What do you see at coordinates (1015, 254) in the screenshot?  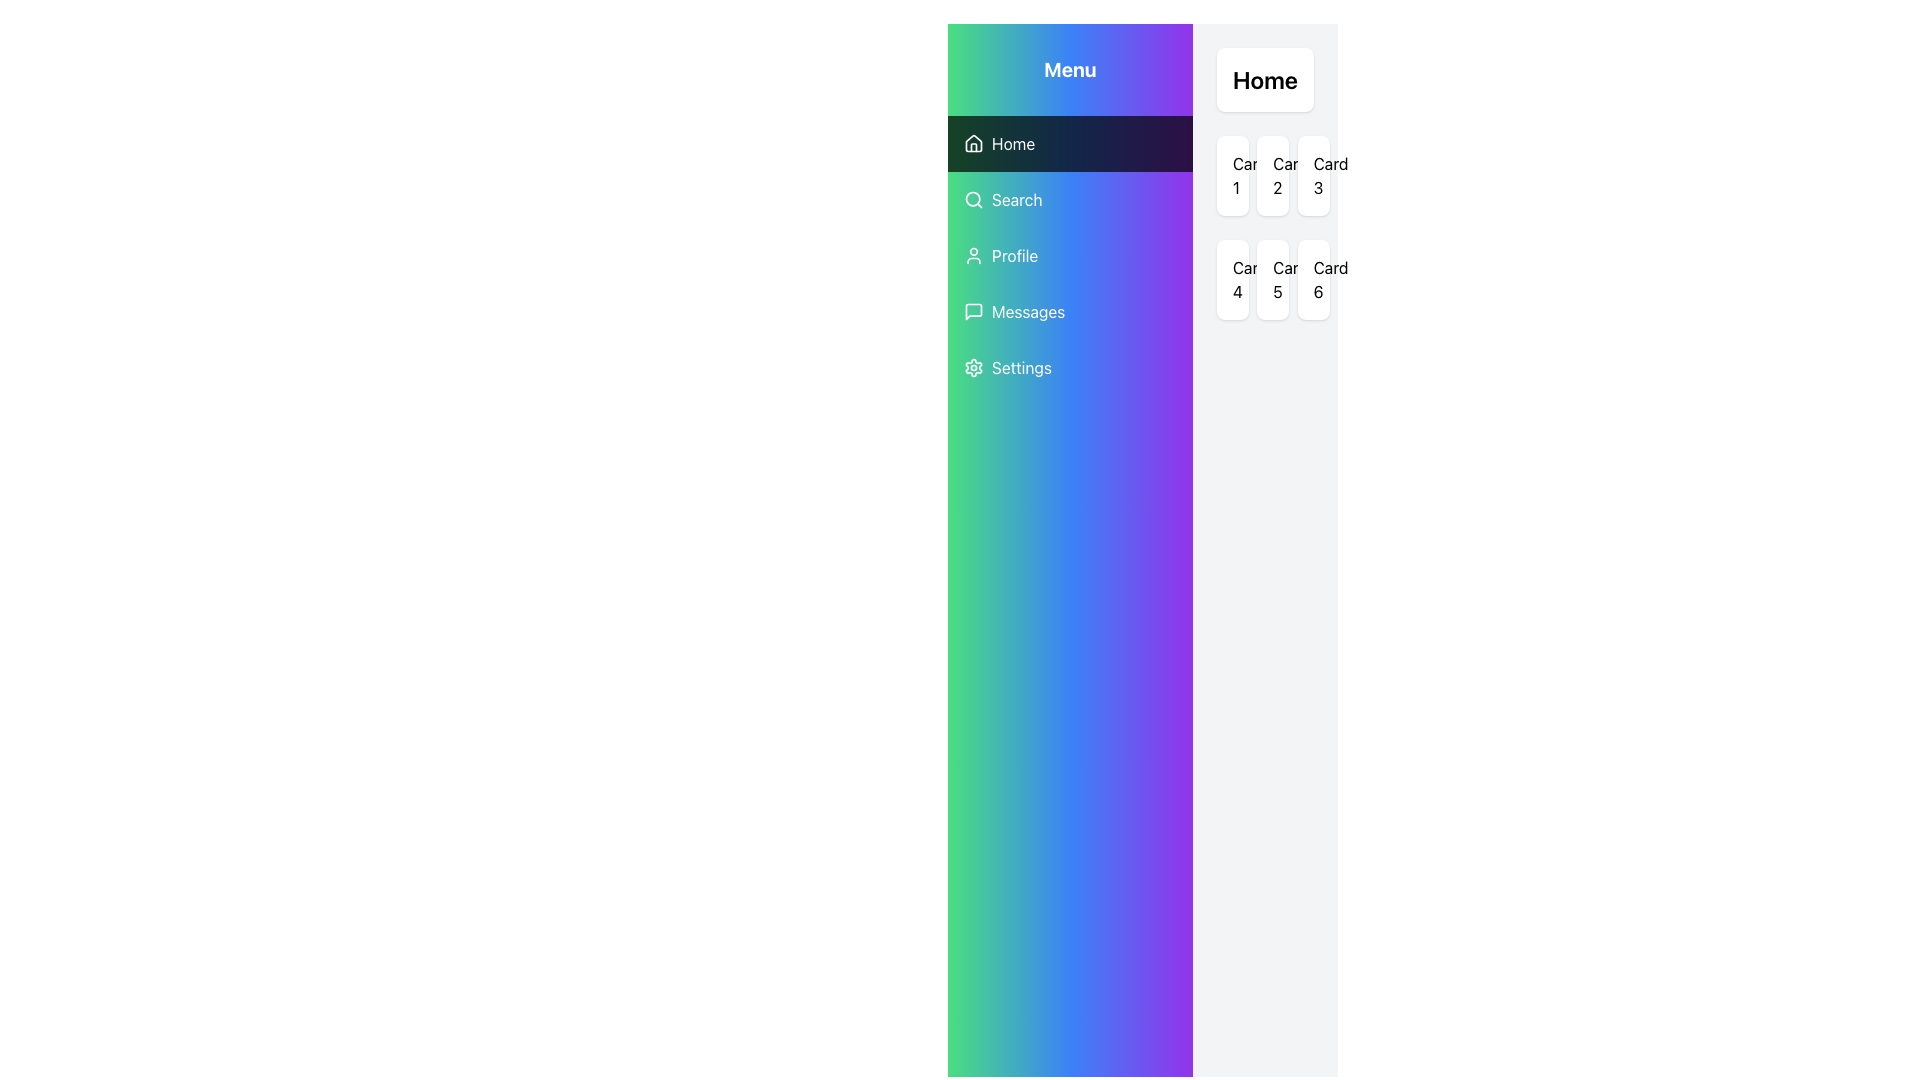 I see `'Profile' text label located in the sidebar navigation menu, positioned under 'Search' and above 'Messages'` at bounding box center [1015, 254].